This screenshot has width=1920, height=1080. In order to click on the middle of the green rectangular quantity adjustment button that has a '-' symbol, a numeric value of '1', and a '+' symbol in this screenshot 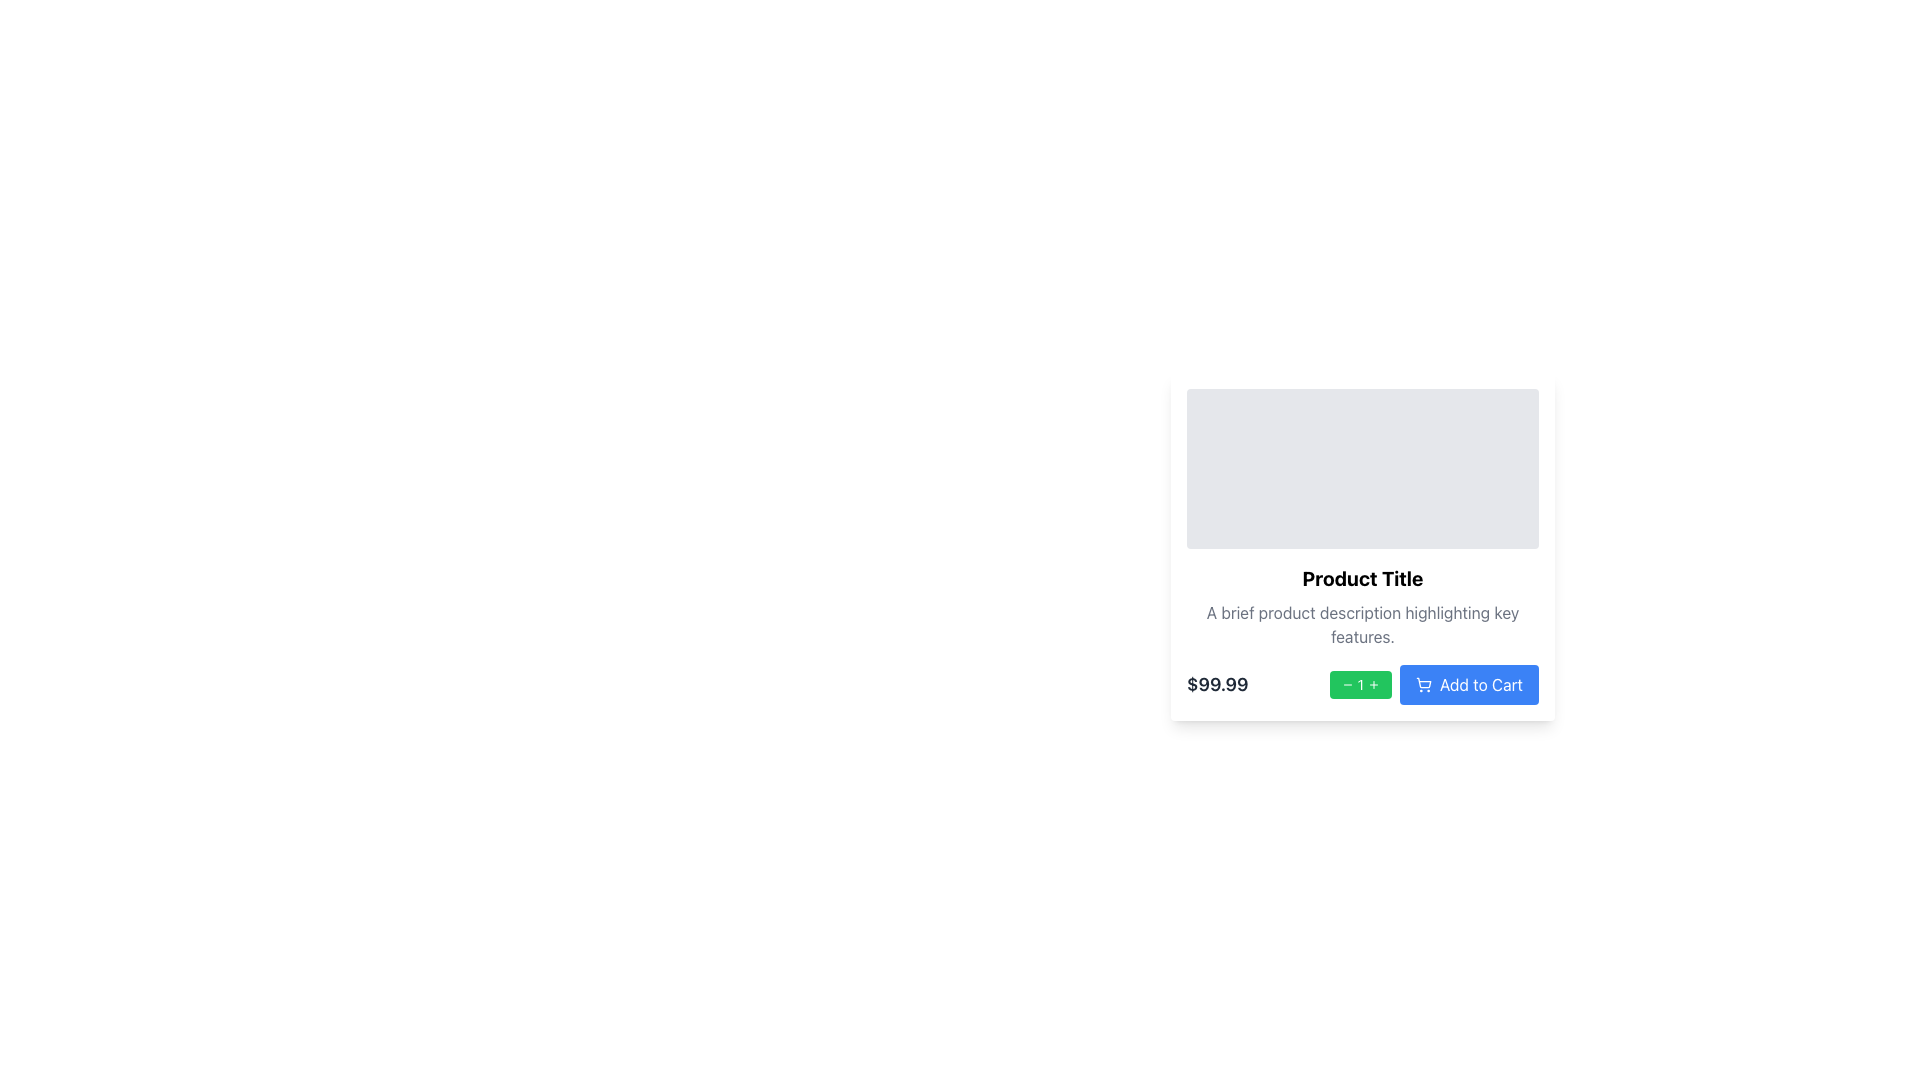, I will do `click(1362, 684)`.